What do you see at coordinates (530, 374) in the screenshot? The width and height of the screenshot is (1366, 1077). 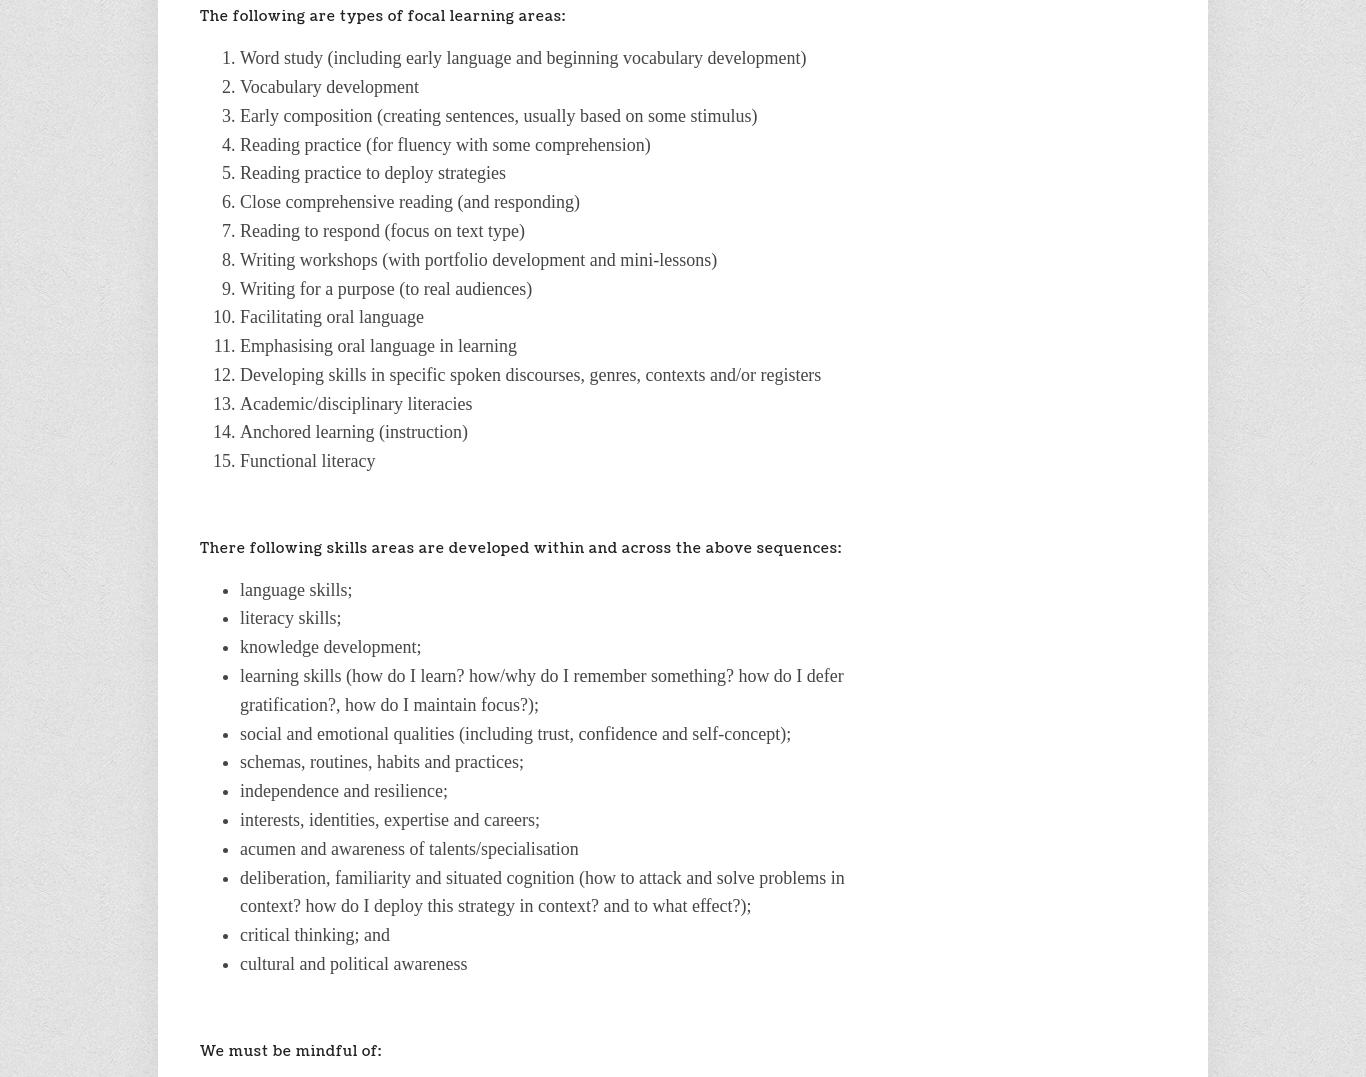 I see `'Developing skills in specific spoken discourses, genres, contexts and/or registers'` at bounding box center [530, 374].